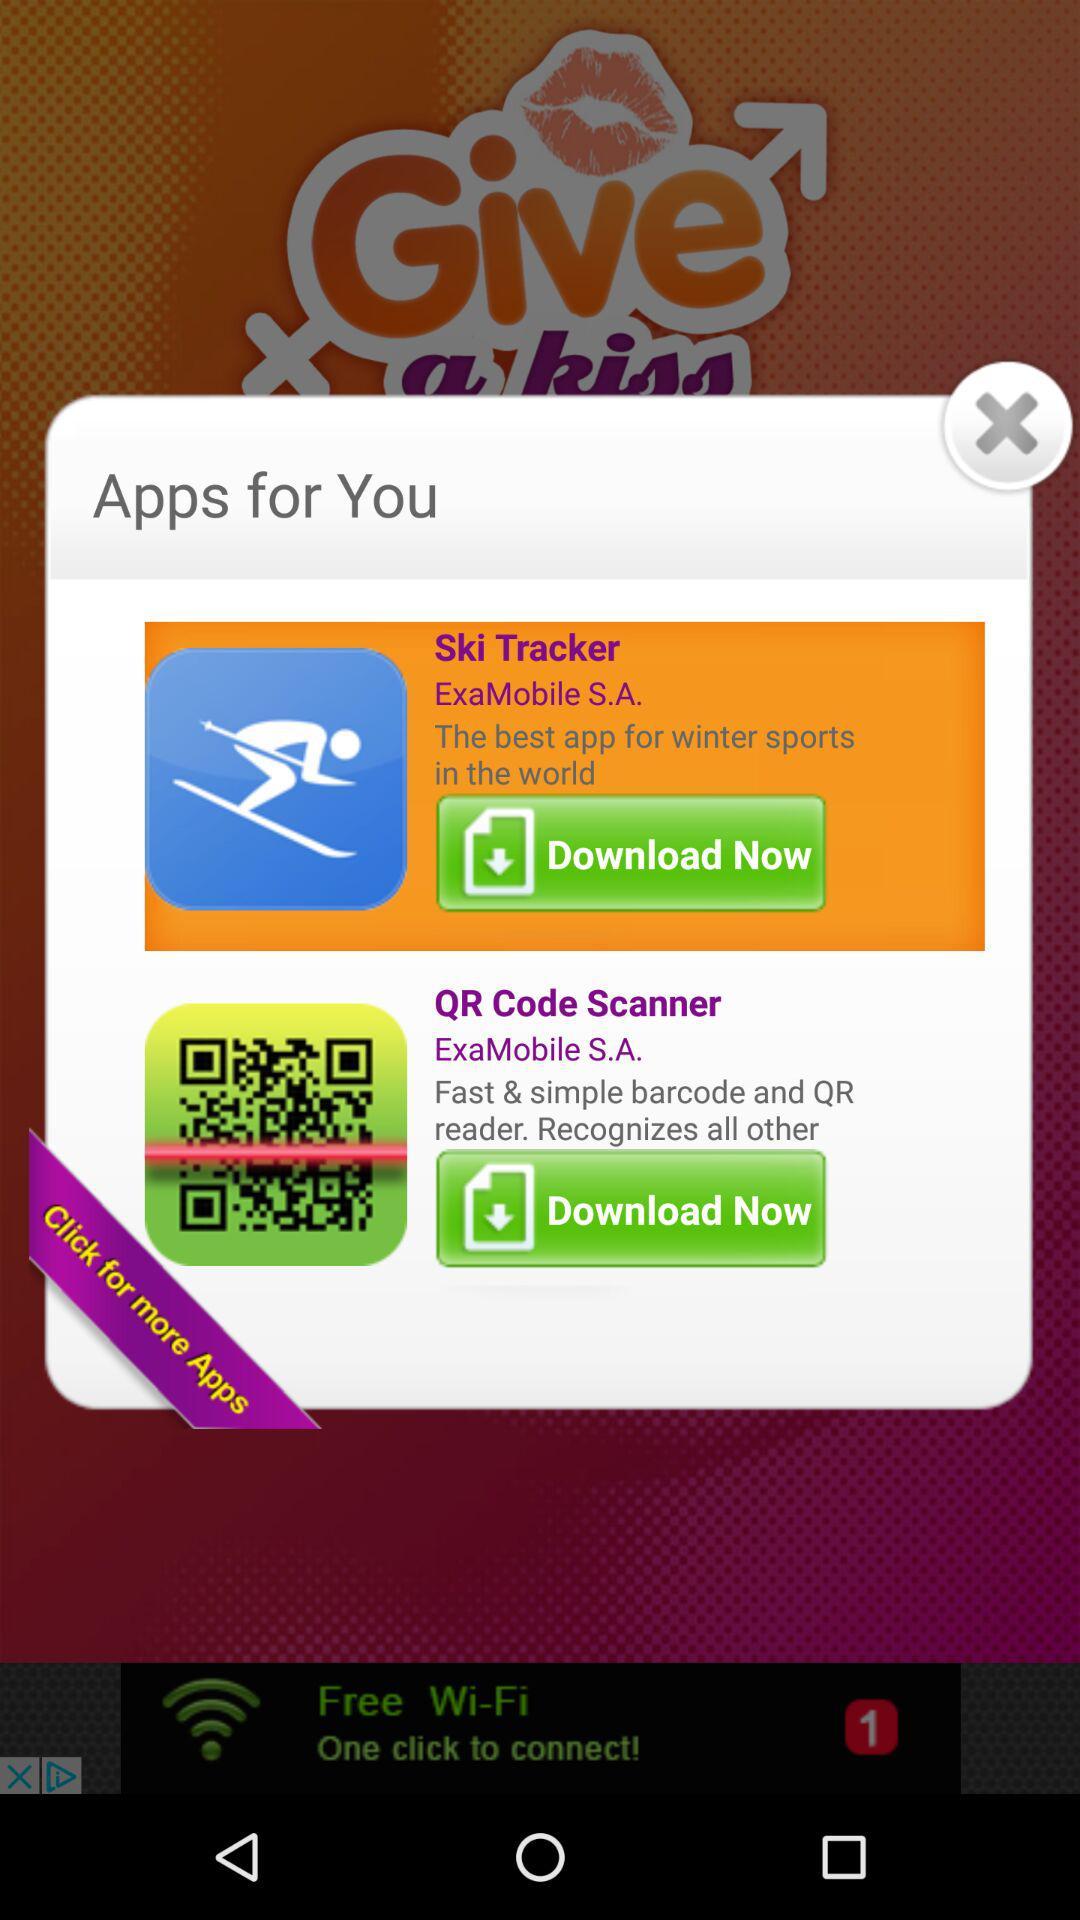 The width and height of the screenshot is (1080, 1920). Describe the element at coordinates (649, 1108) in the screenshot. I see `item above the download now icon` at that location.